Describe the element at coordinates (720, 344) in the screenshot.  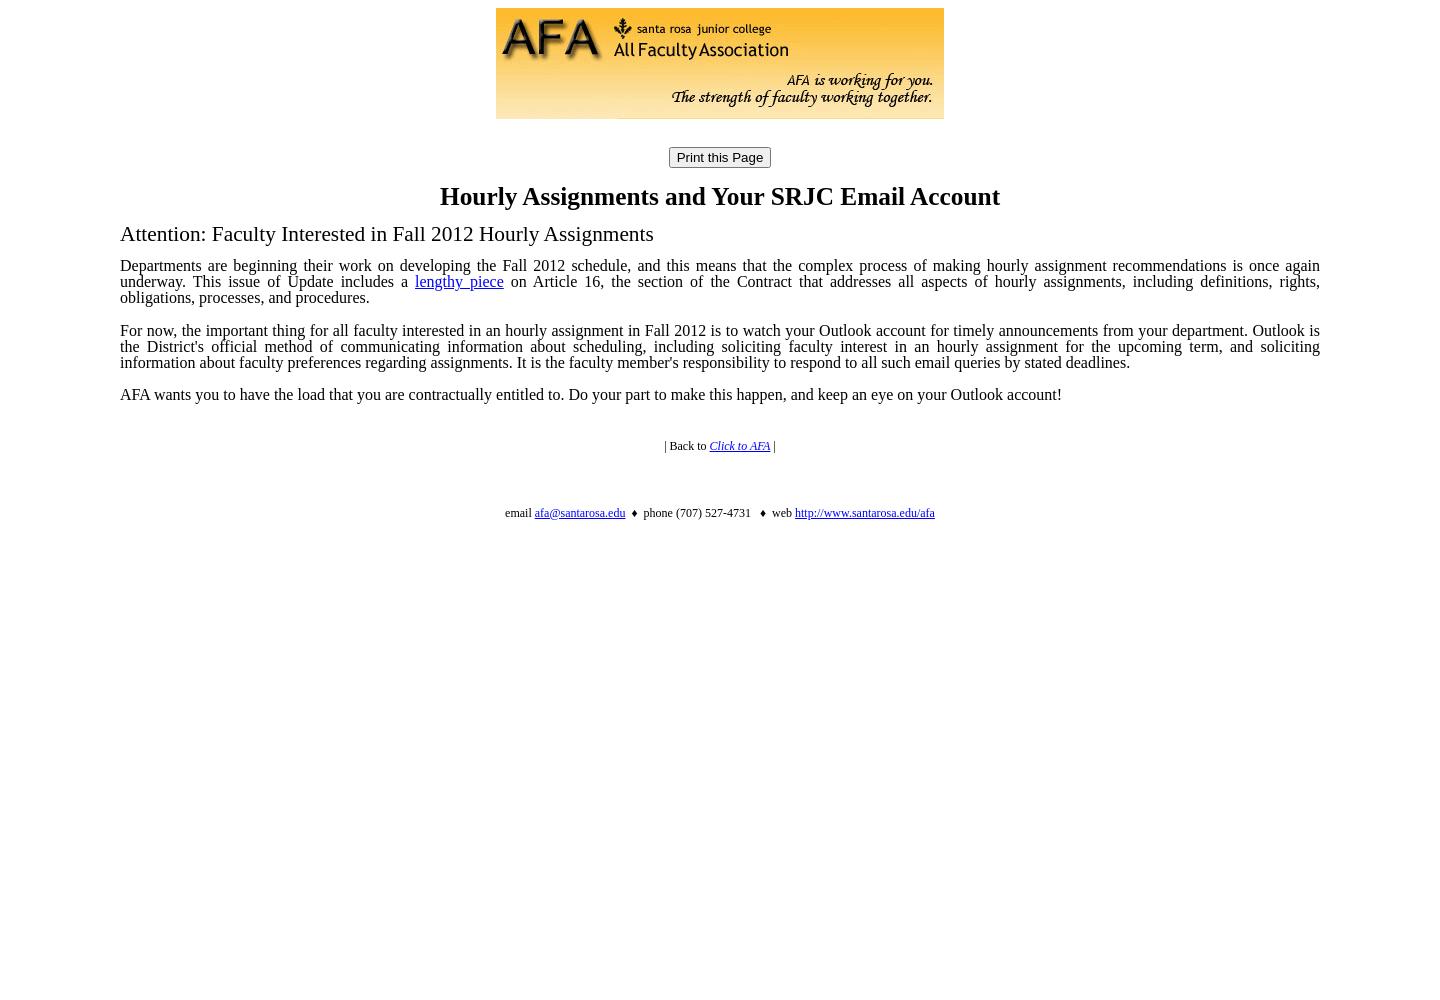
I see `'For now, the important thing for all faculty interested in an hourly assignment in Fall 2012 is to watch your Outlook account for timely announcements from your department. Outlook is the District's official method of communicating information about scheduling, including soliciting faculty interest in an hourly assignment for the upcoming term, and soliciting information about faculty preferences regarding assignments. It is the faculty member's responsibility to respond to all such email queries by stated deadlines.'` at that location.